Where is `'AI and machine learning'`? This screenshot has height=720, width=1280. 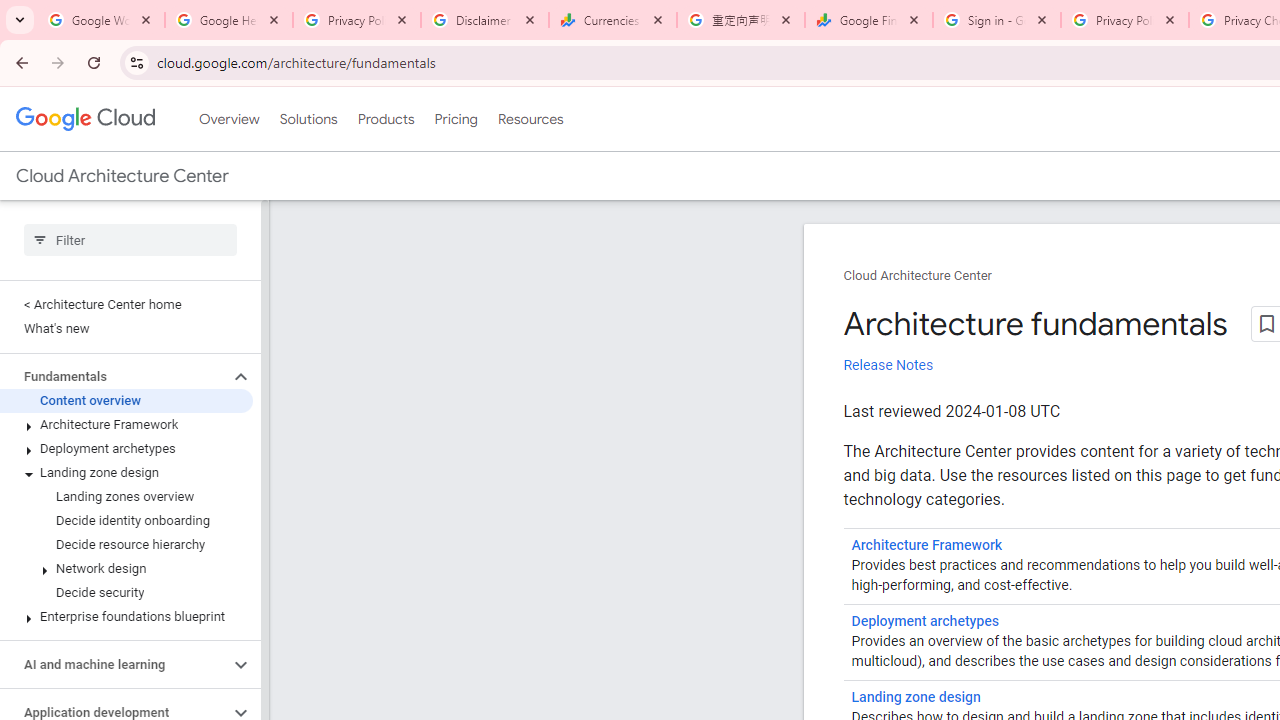 'AI and machine learning' is located at coordinates (113, 664).